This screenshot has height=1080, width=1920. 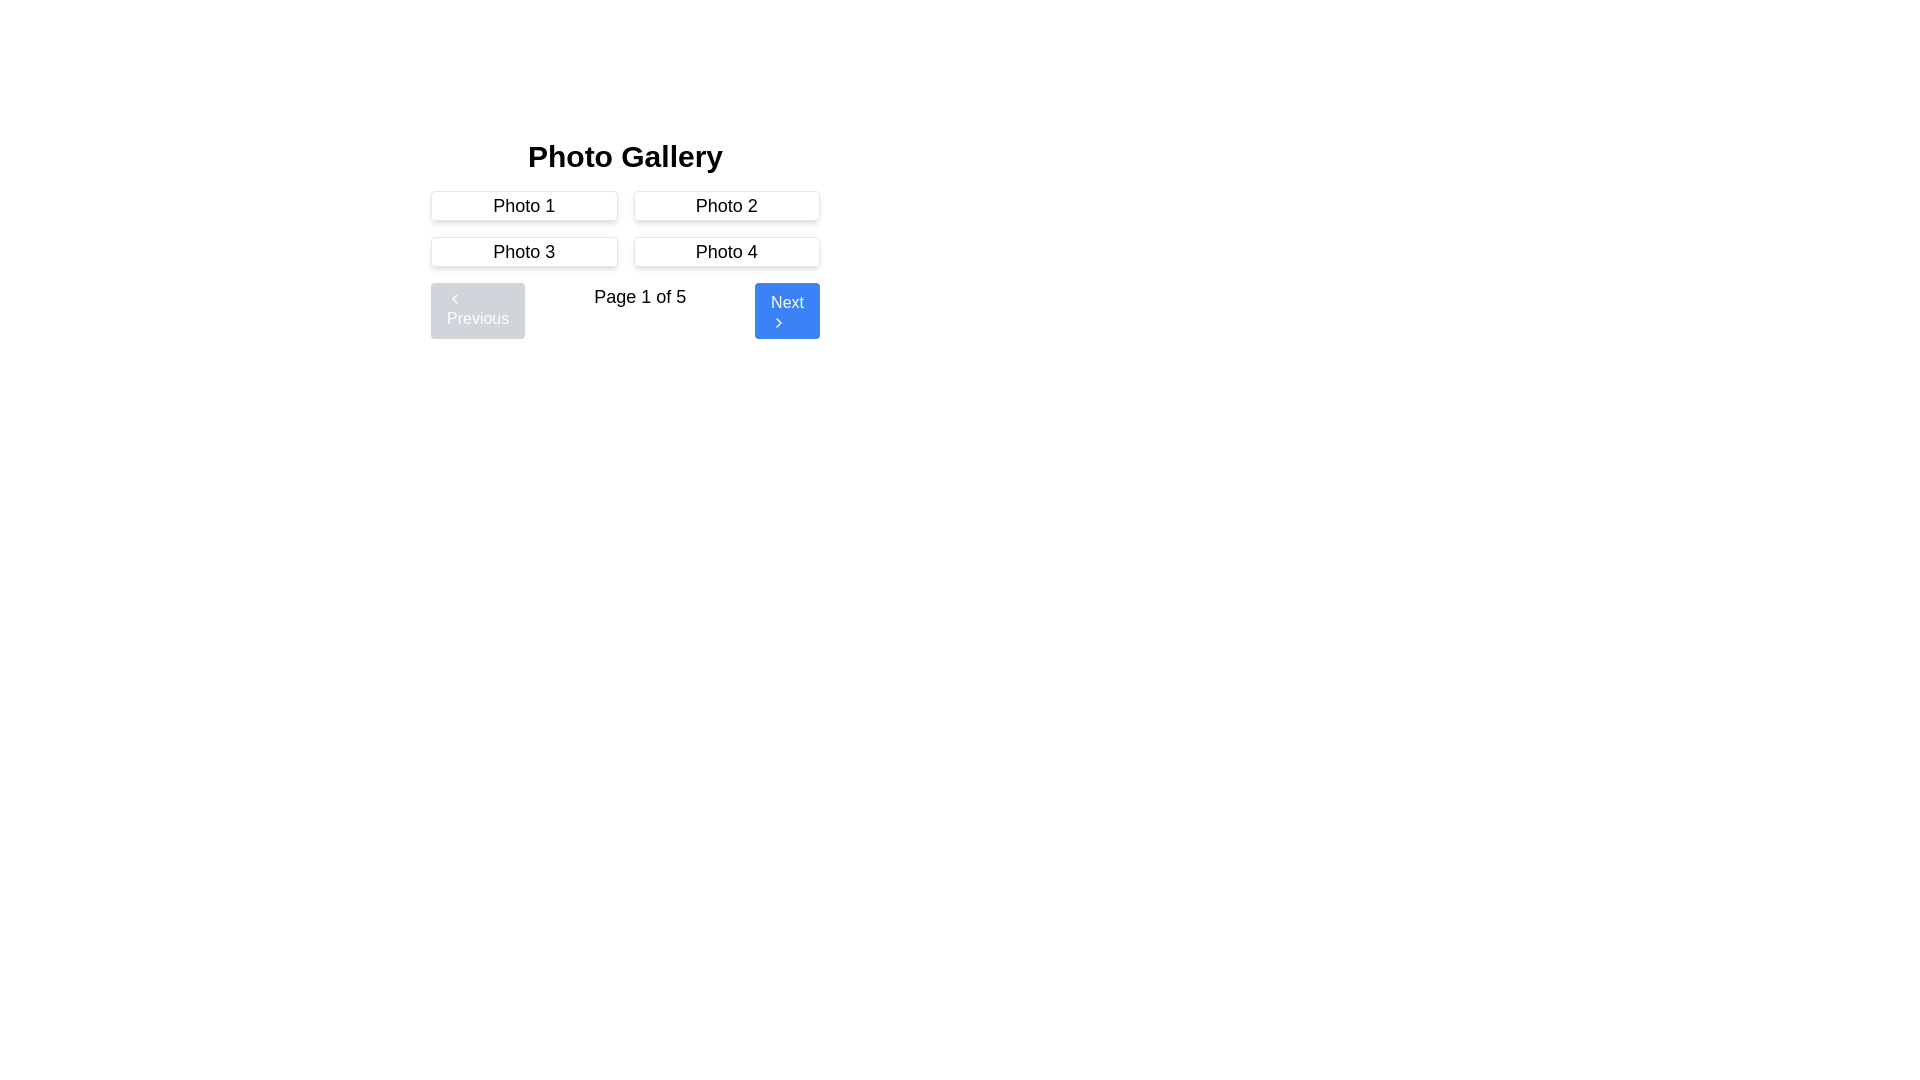 I want to click on the text label 'Photo 2', which is styled in bold black font and is centrally aligned within a rounded rectangle button-like structure, so click(x=725, y=205).